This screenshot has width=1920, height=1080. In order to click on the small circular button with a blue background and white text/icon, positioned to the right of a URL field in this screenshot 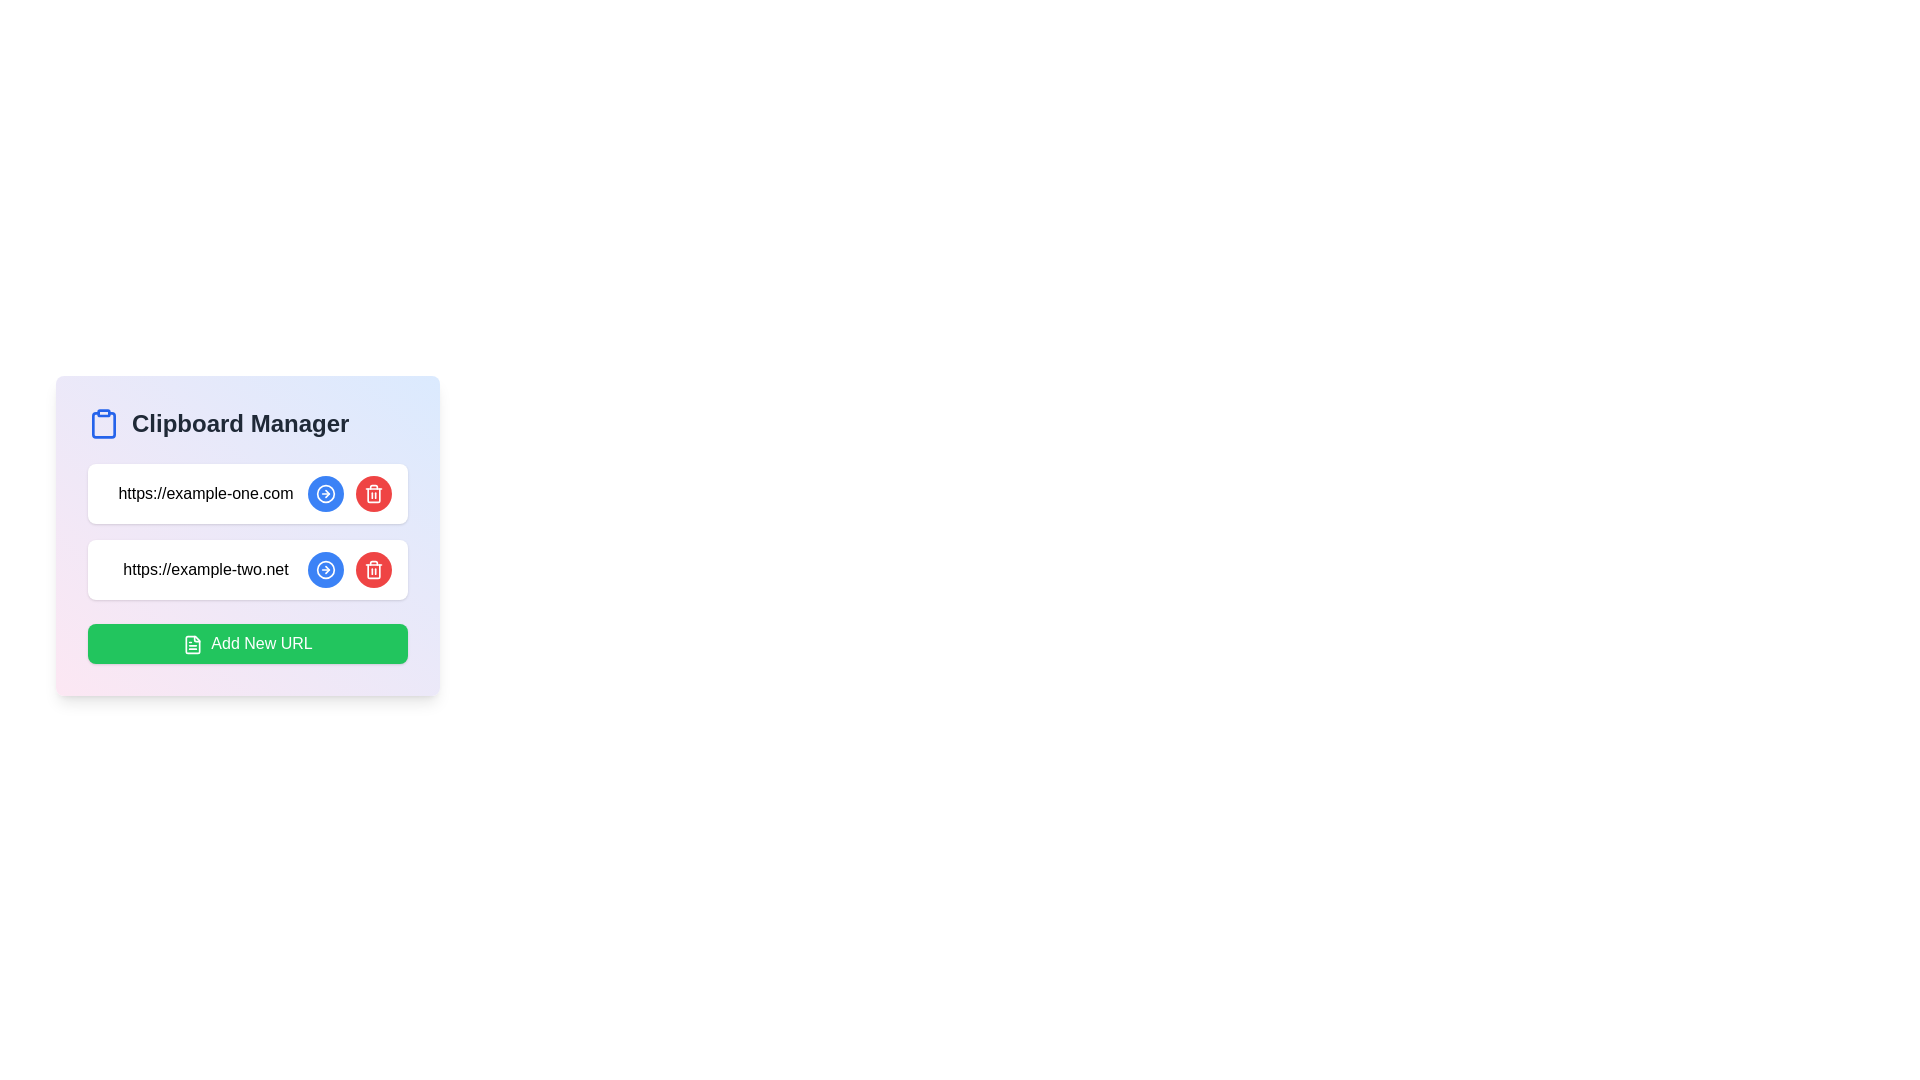, I will do `click(326, 570)`.